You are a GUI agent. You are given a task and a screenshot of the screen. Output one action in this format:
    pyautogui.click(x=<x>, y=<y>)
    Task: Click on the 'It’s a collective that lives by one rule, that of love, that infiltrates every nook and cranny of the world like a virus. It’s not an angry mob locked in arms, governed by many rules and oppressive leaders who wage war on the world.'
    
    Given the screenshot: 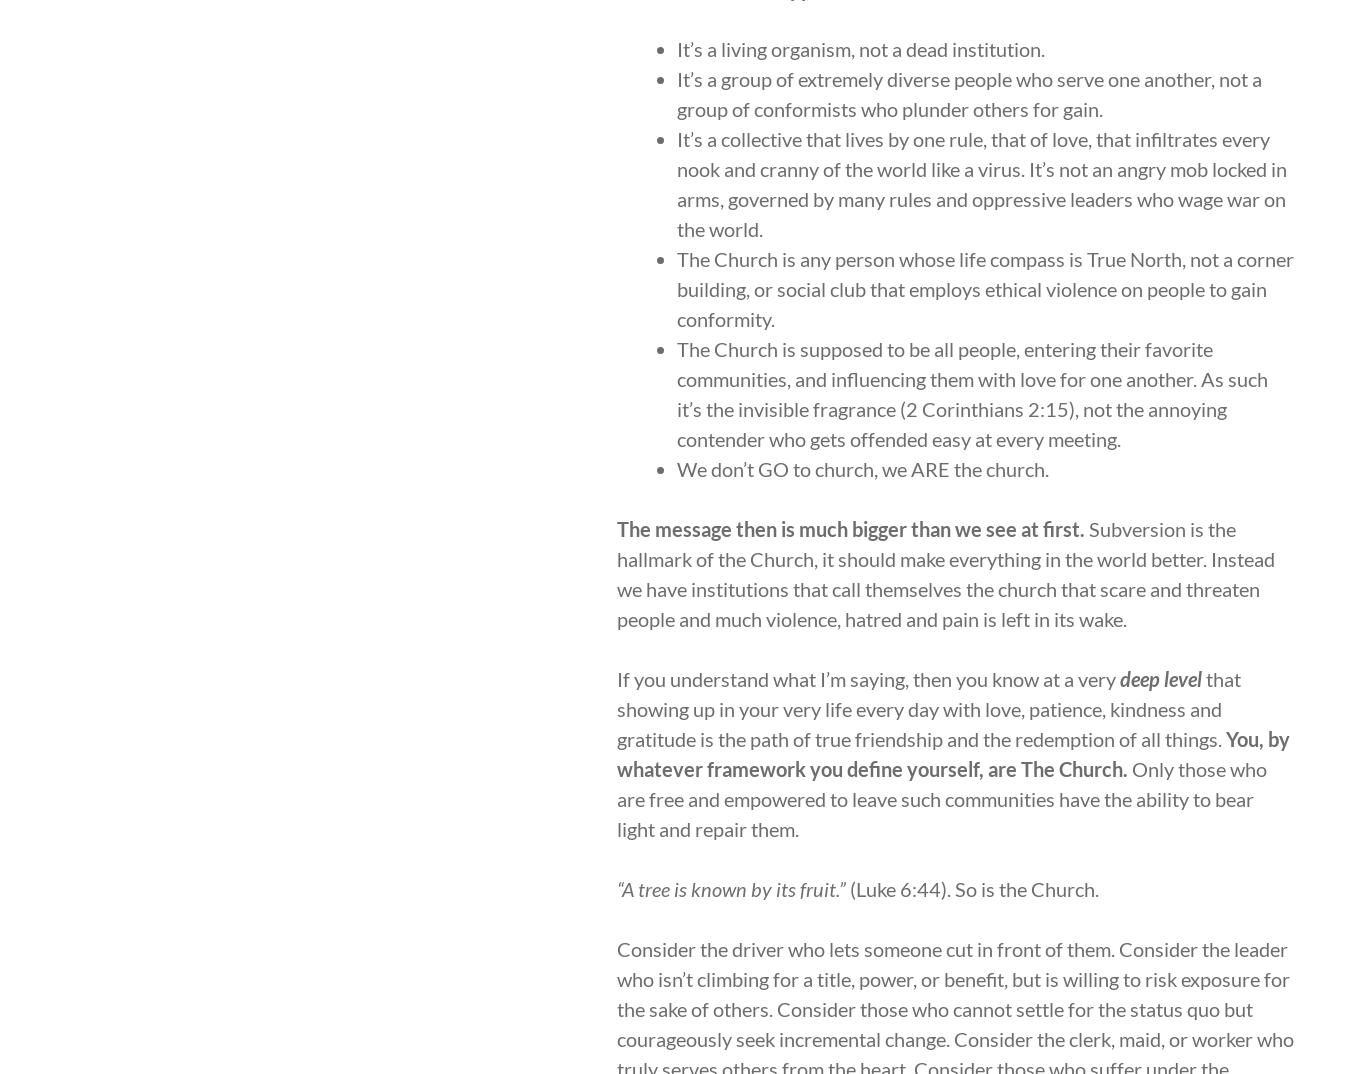 What is the action you would take?
    pyautogui.click(x=982, y=183)
    